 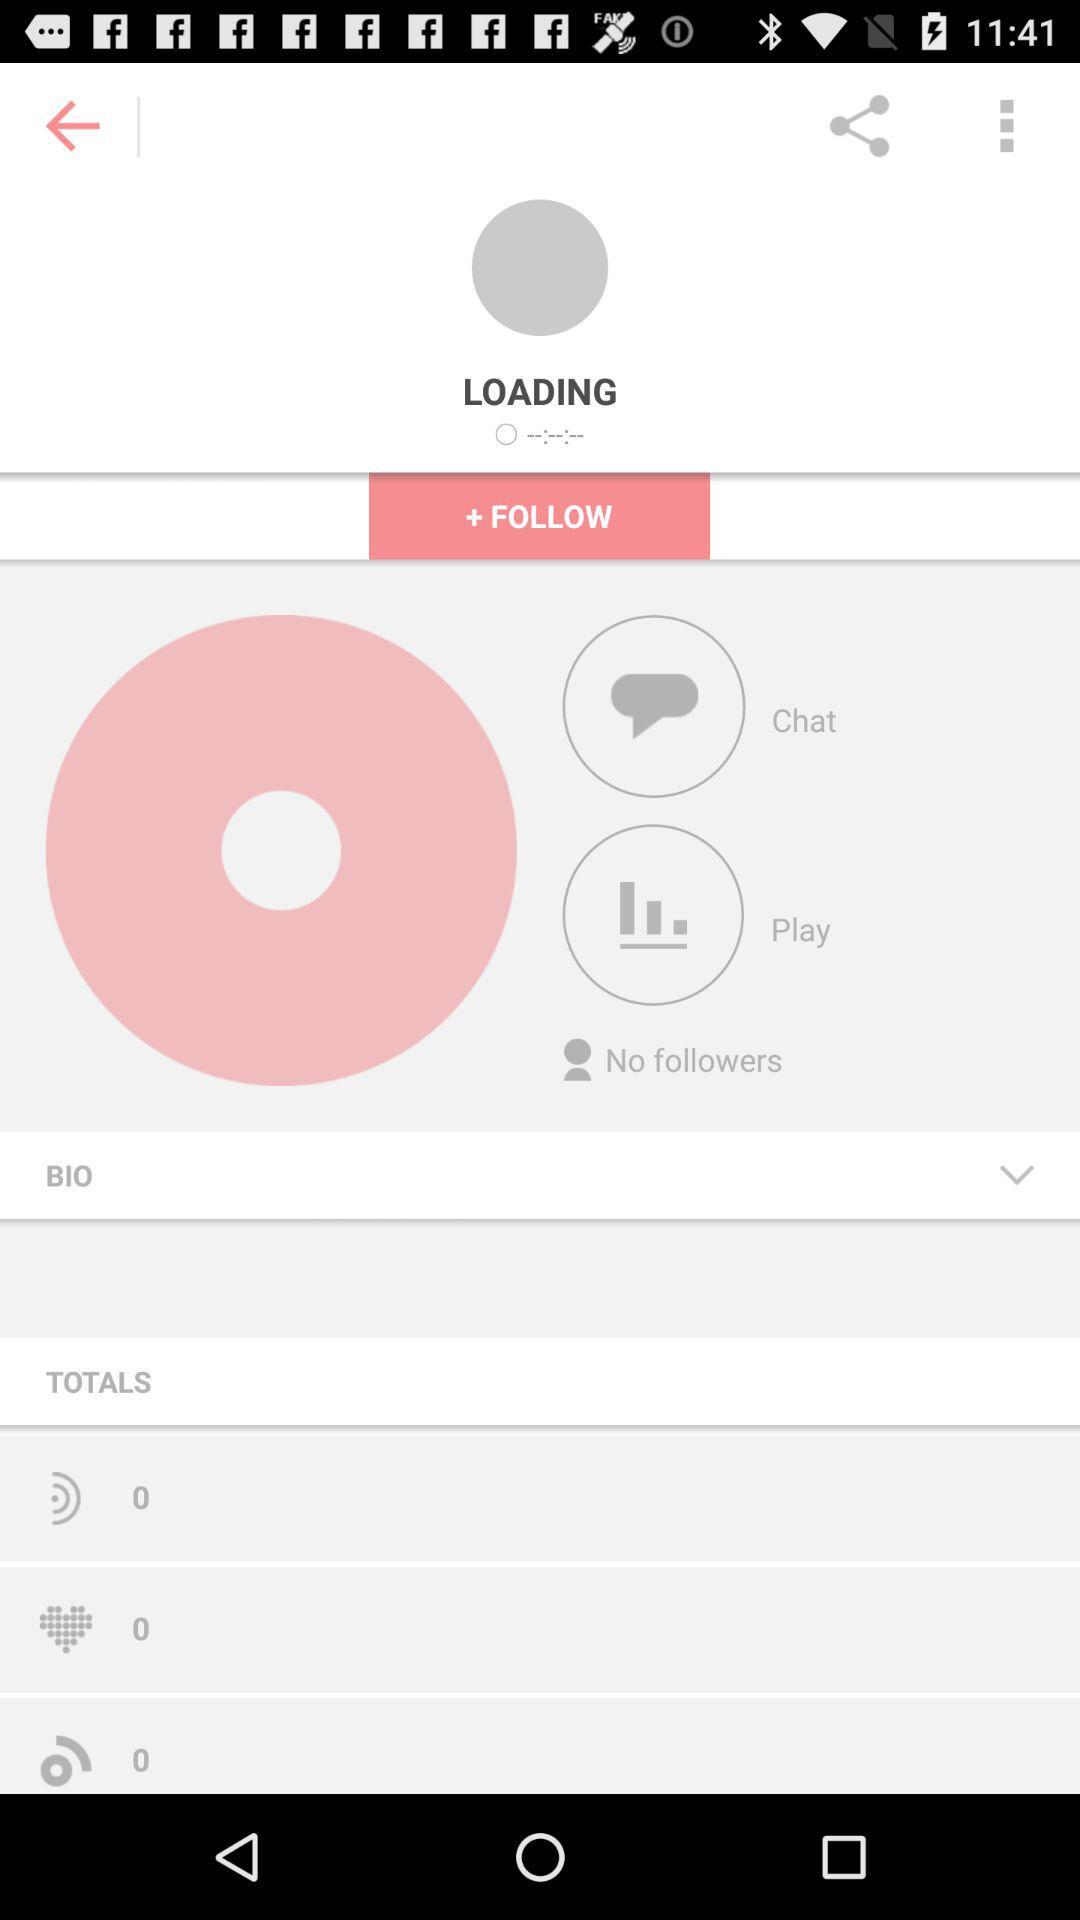 I want to click on click on play icon, so click(x=653, y=914).